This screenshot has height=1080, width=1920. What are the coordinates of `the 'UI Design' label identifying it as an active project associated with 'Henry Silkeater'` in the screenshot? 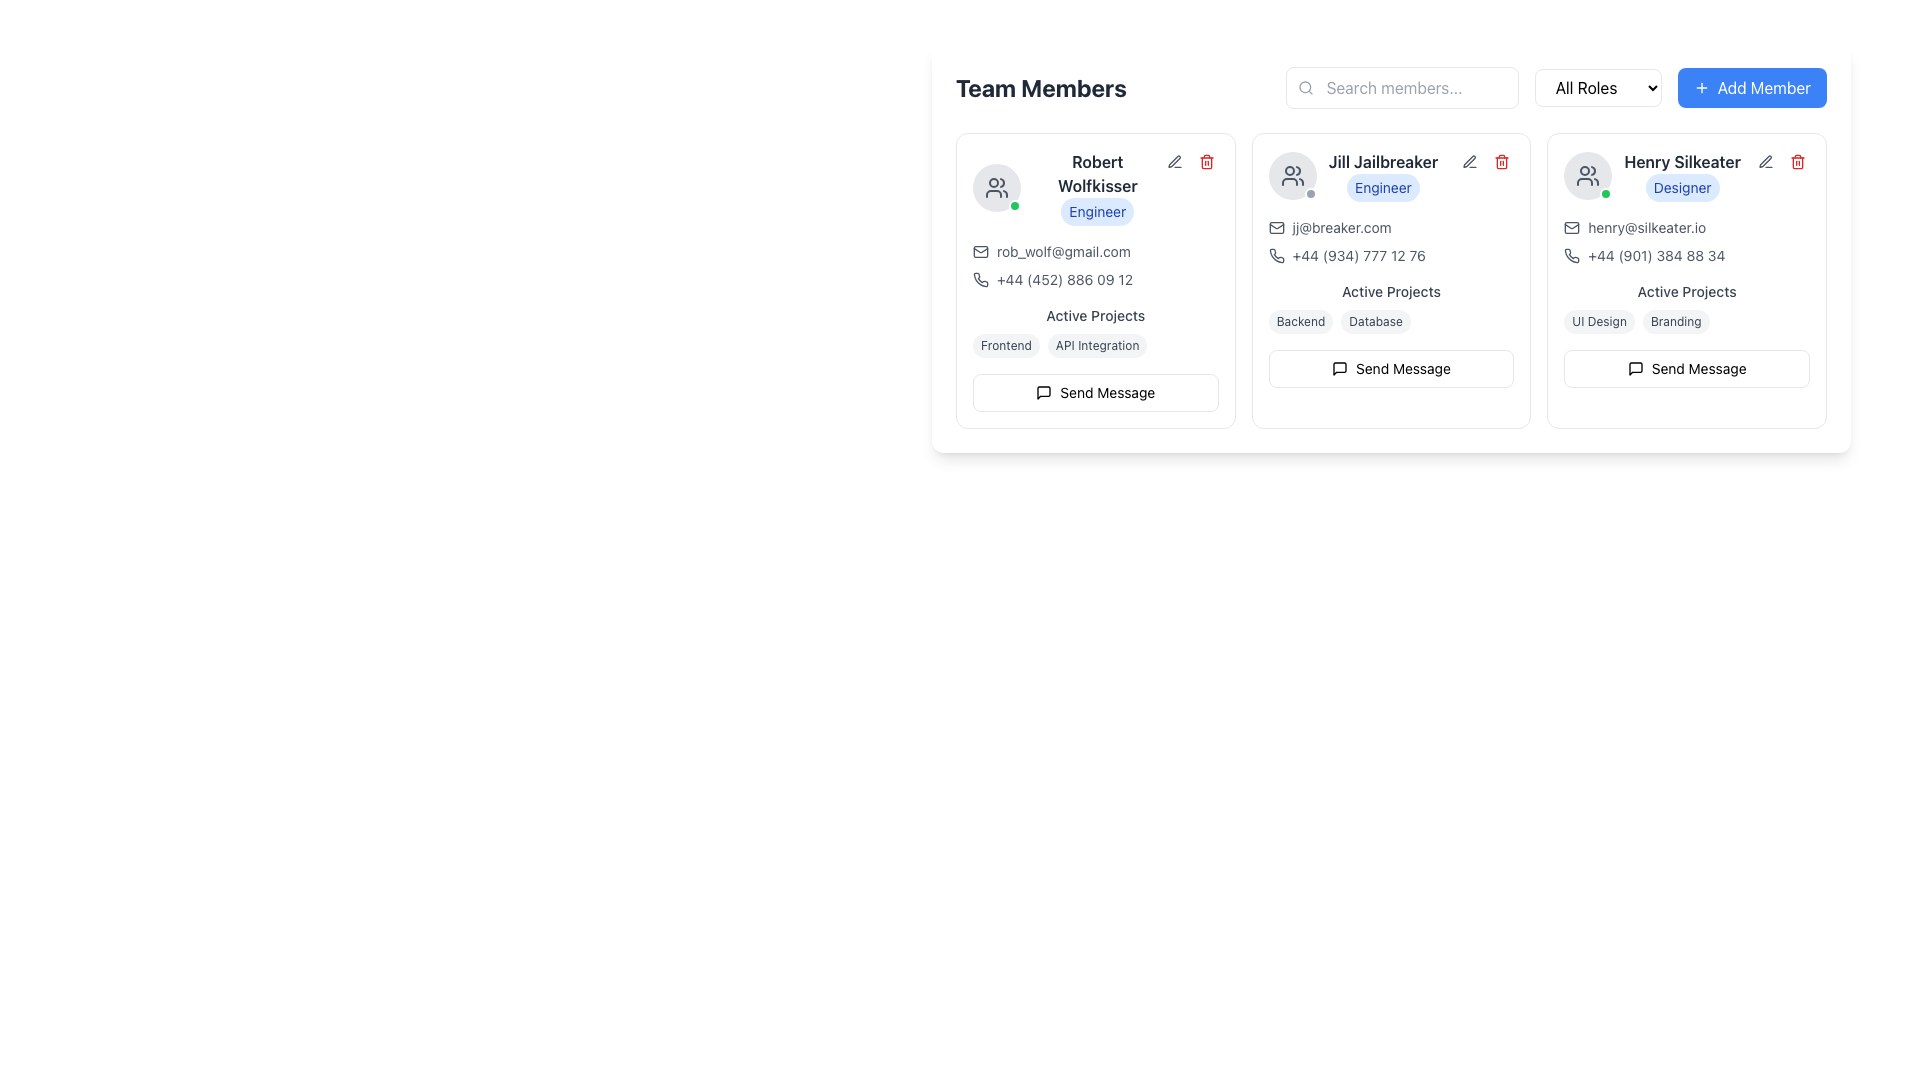 It's located at (1598, 320).